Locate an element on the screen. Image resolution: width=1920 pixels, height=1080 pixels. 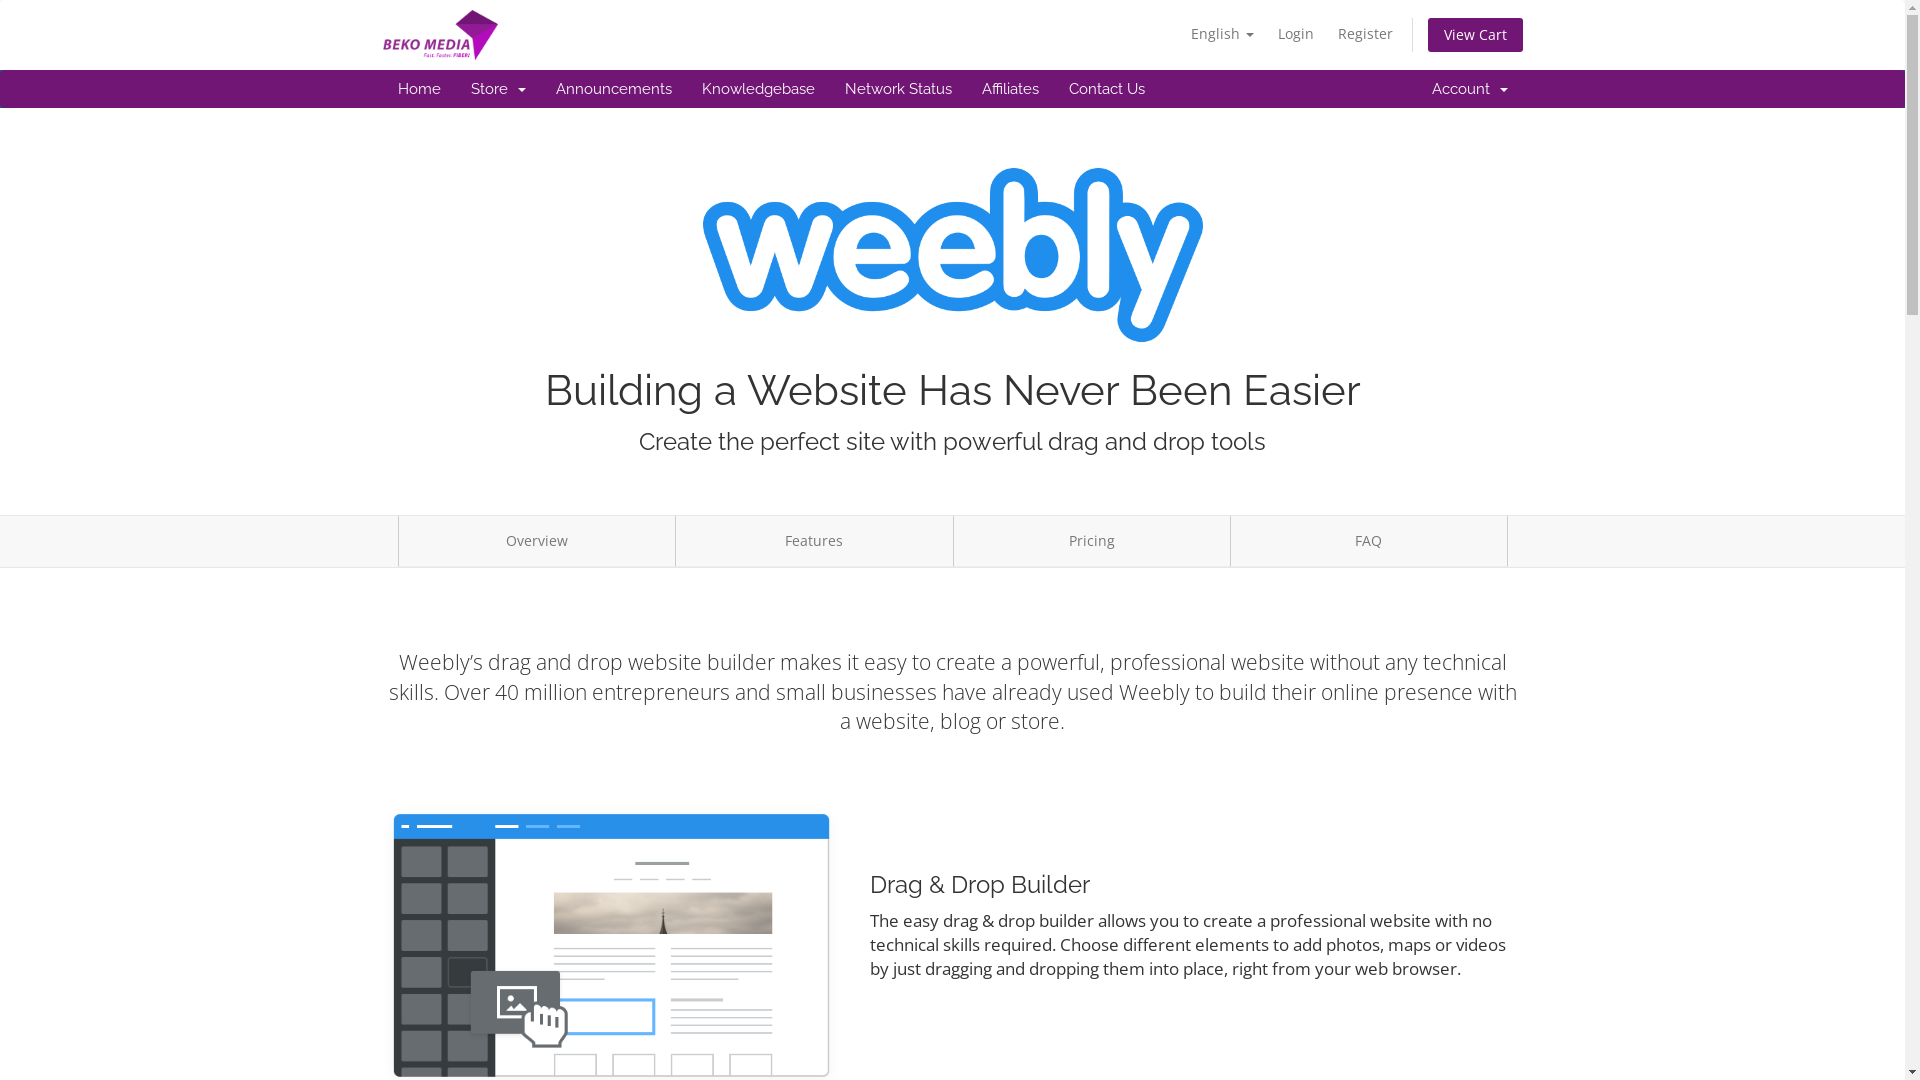
'Login' is located at coordinates (1266, 34).